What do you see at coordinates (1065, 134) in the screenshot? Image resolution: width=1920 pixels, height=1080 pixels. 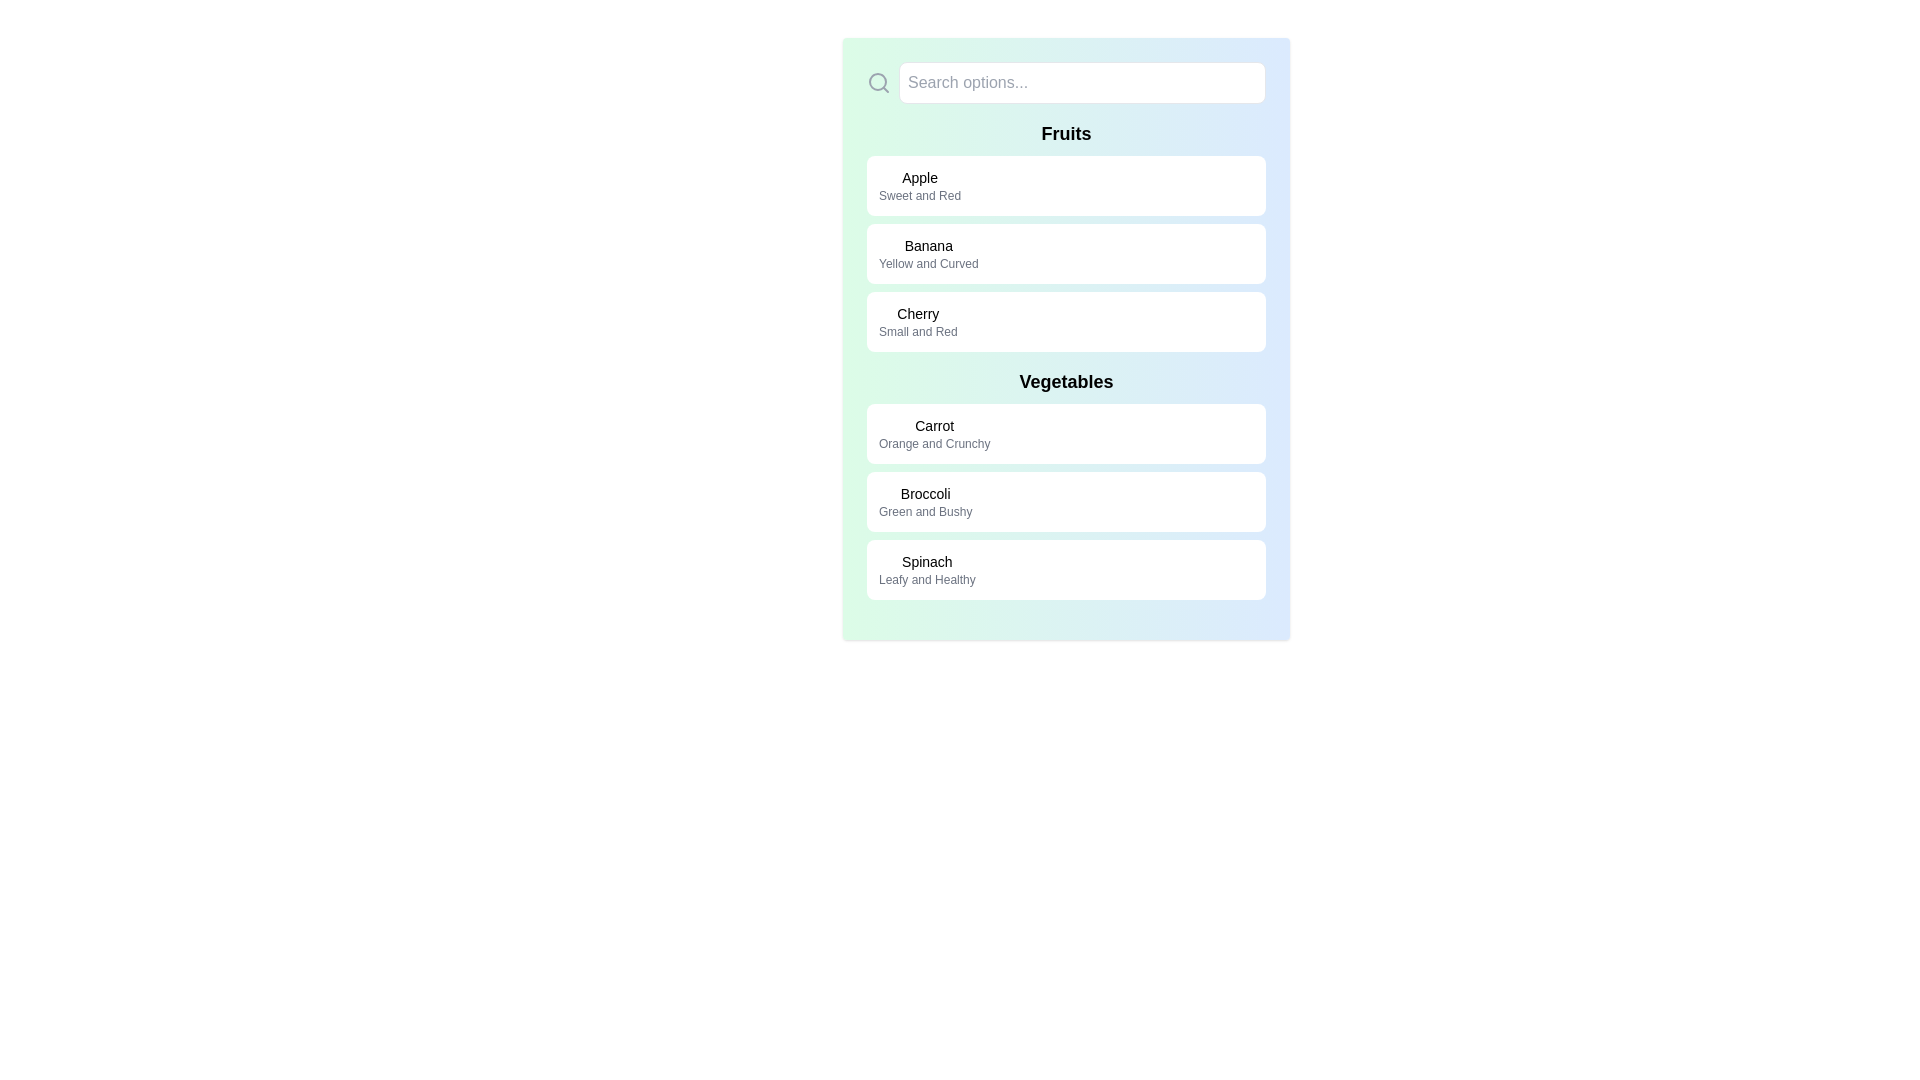 I see `the 'Fruits' static text header, which is displayed in bold typography and serves as a heading for a list of fruit entries` at bounding box center [1065, 134].